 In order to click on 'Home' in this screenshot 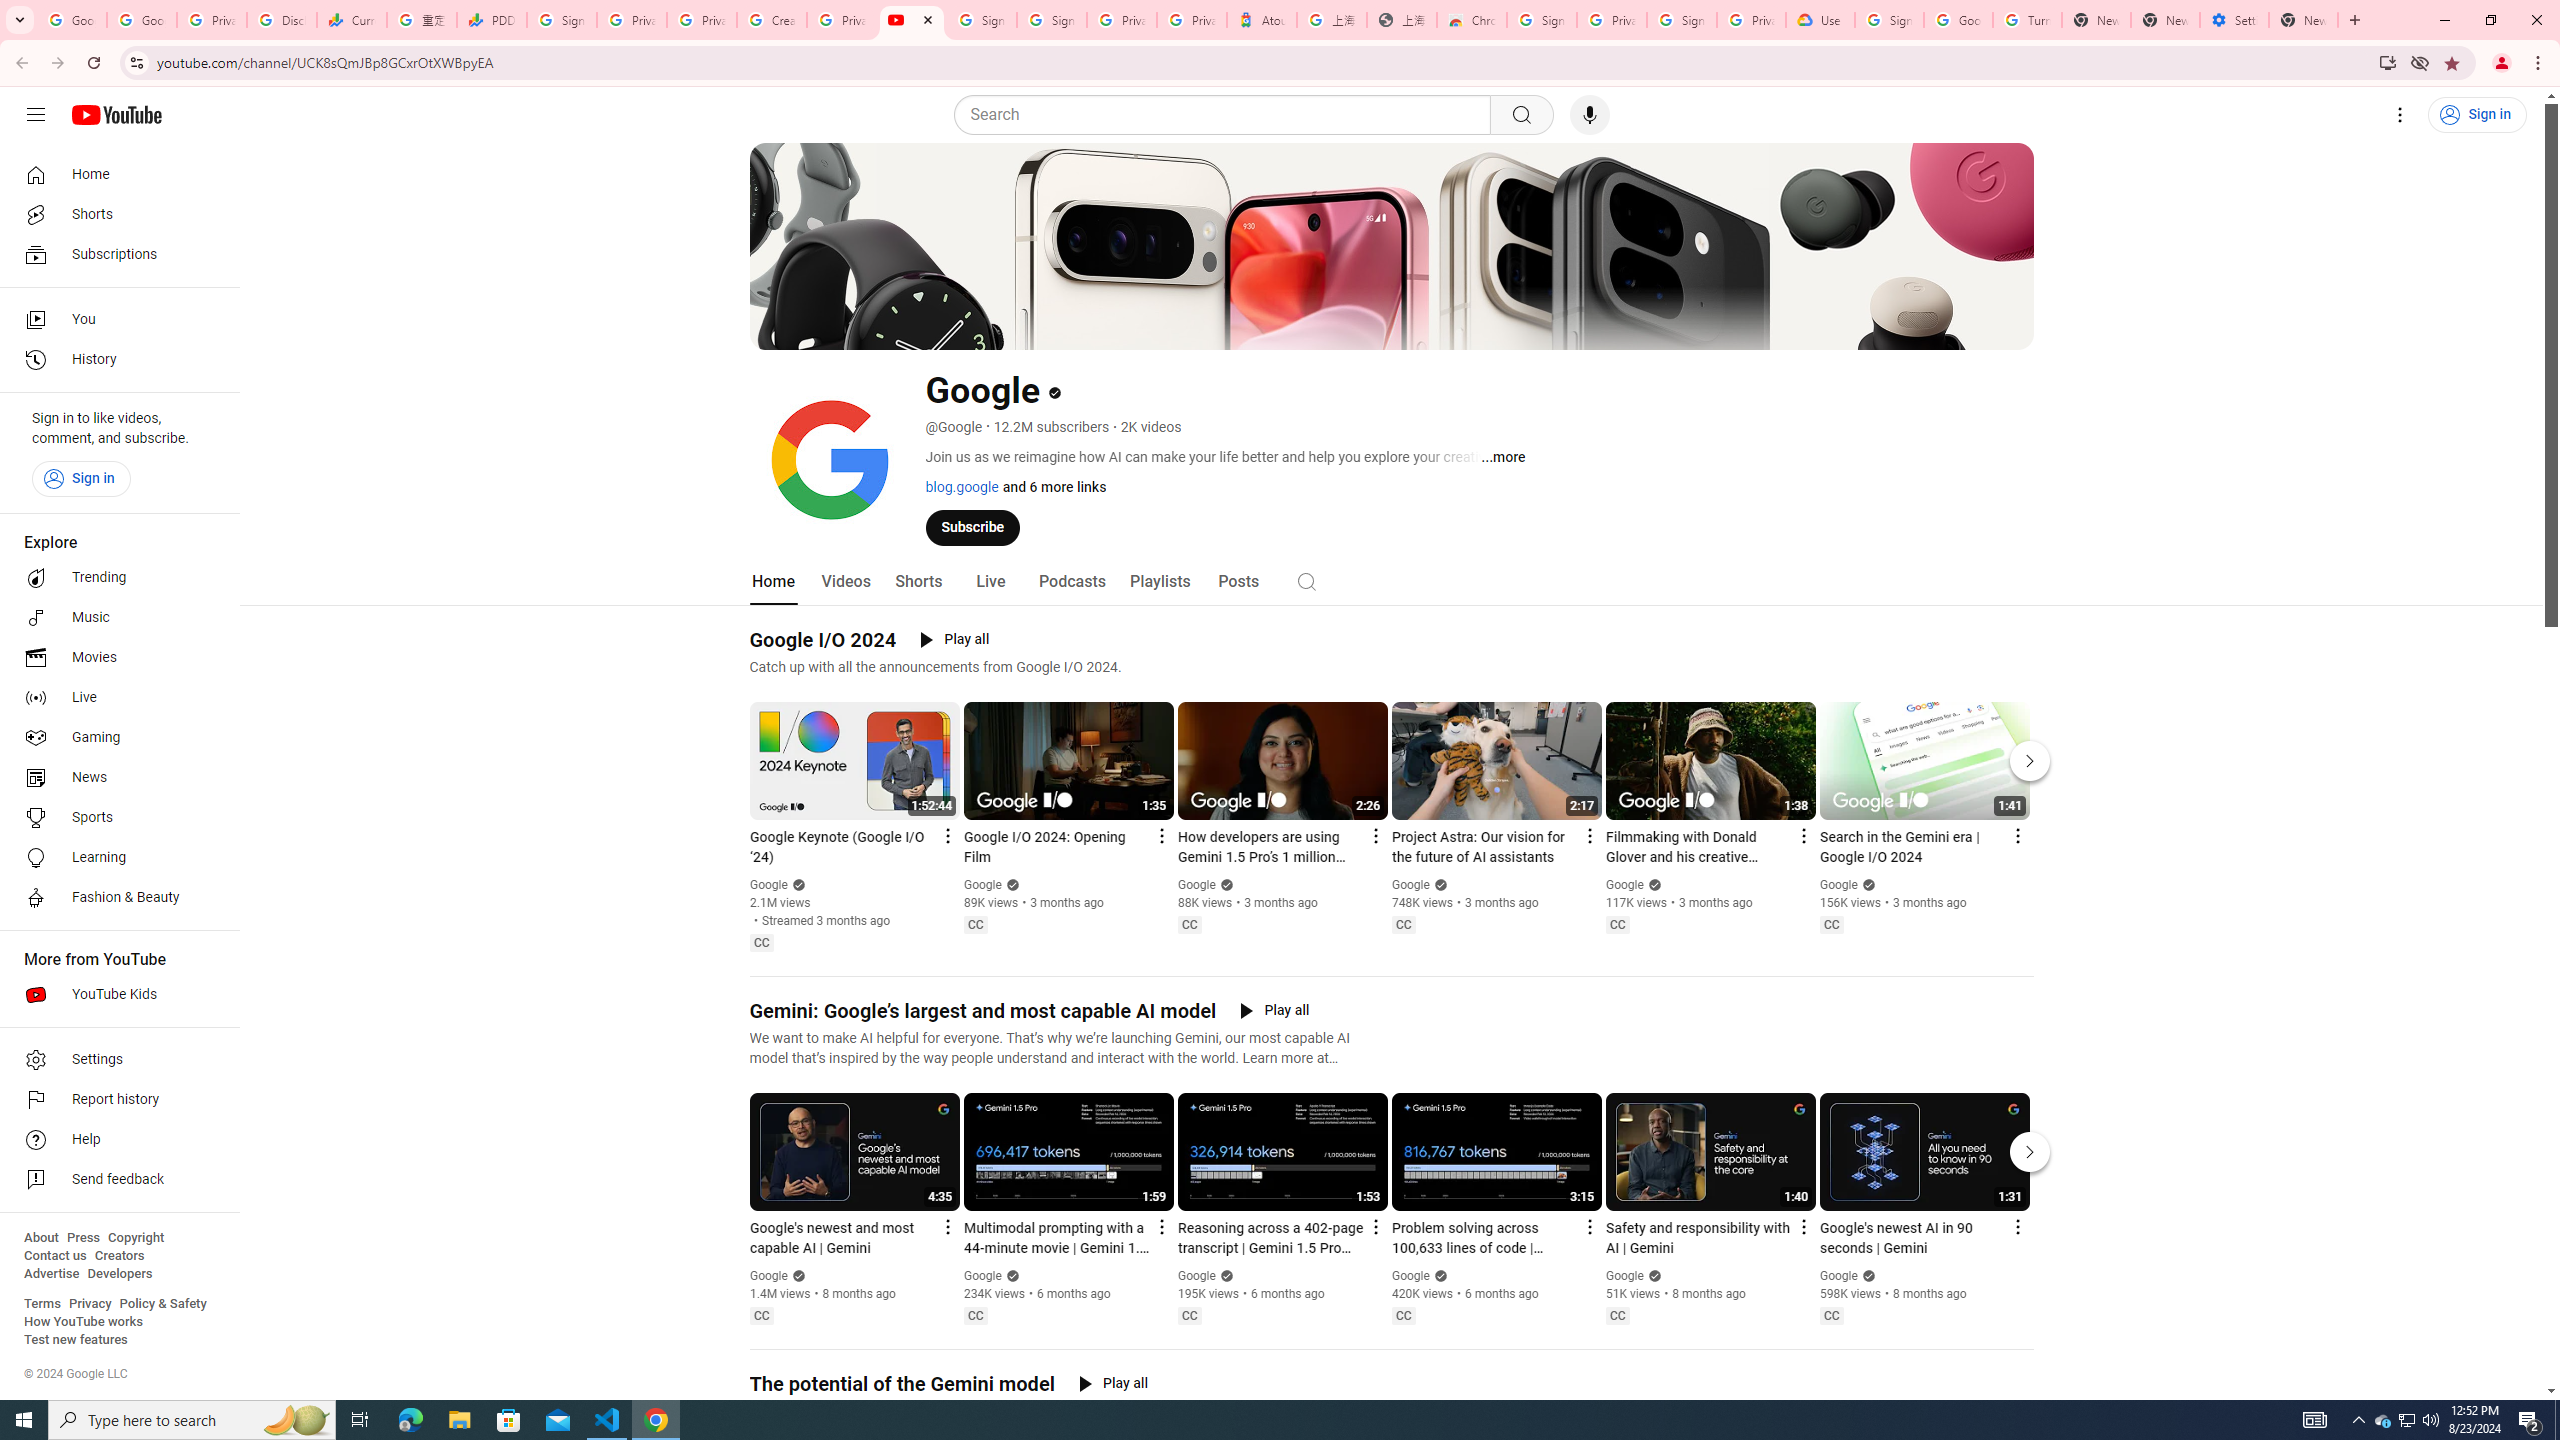, I will do `click(113, 173)`.